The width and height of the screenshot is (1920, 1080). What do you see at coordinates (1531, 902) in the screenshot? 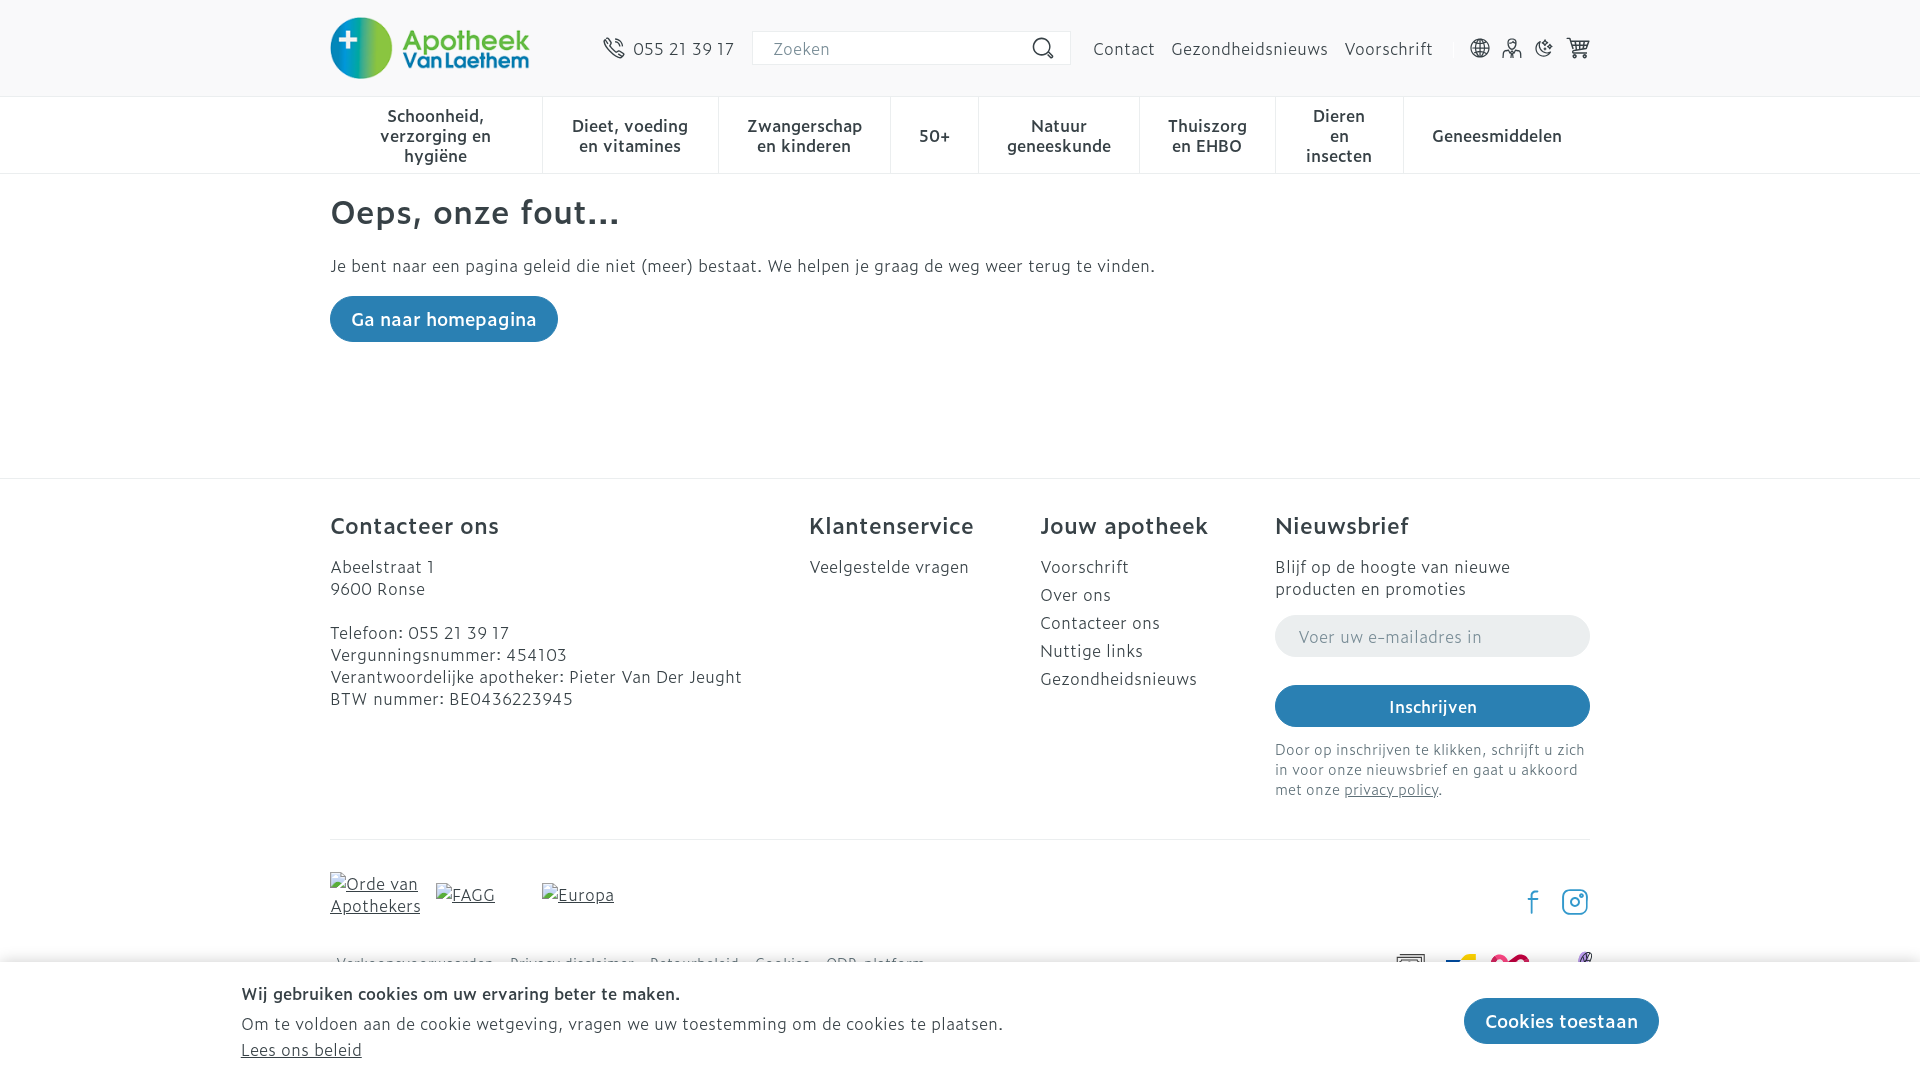
I see `'Facebook'` at bounding box center [1531, 902].